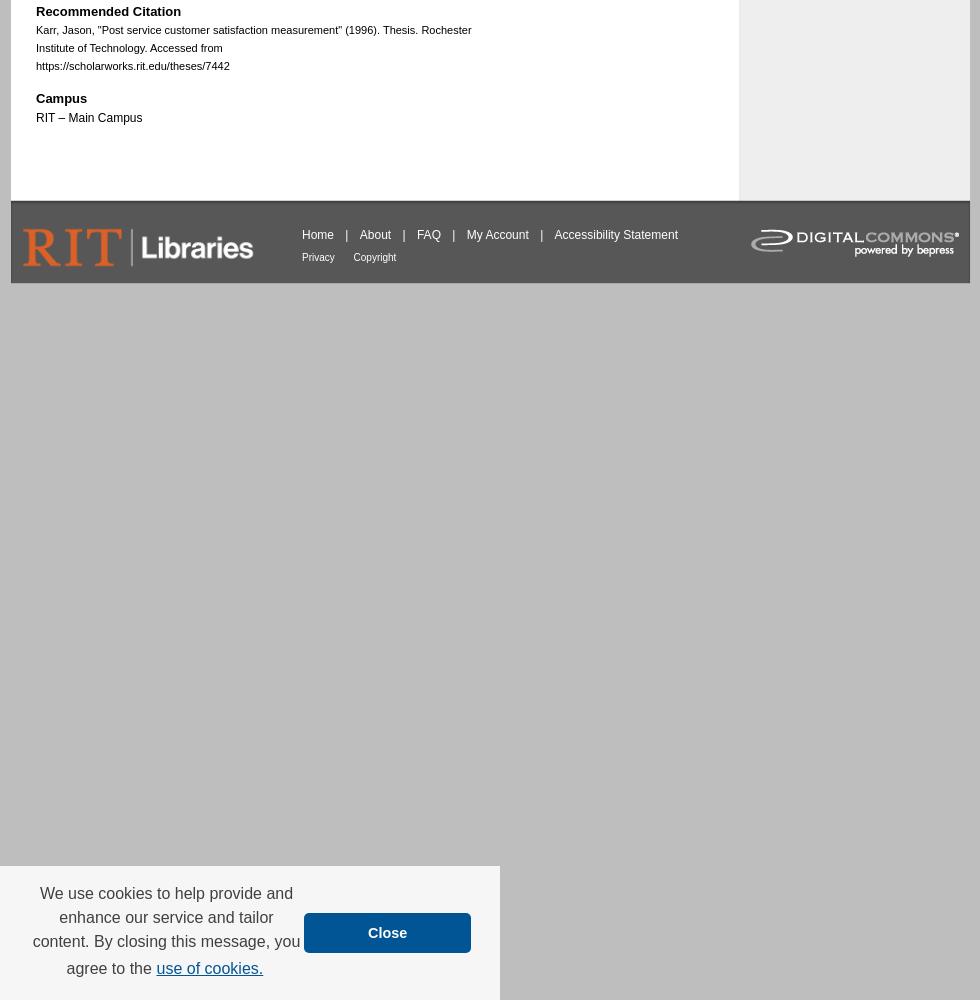  What do you see at coordinates (387, 932) in the screenshot?
I see `'Close'` at bounding box center [387, 932].